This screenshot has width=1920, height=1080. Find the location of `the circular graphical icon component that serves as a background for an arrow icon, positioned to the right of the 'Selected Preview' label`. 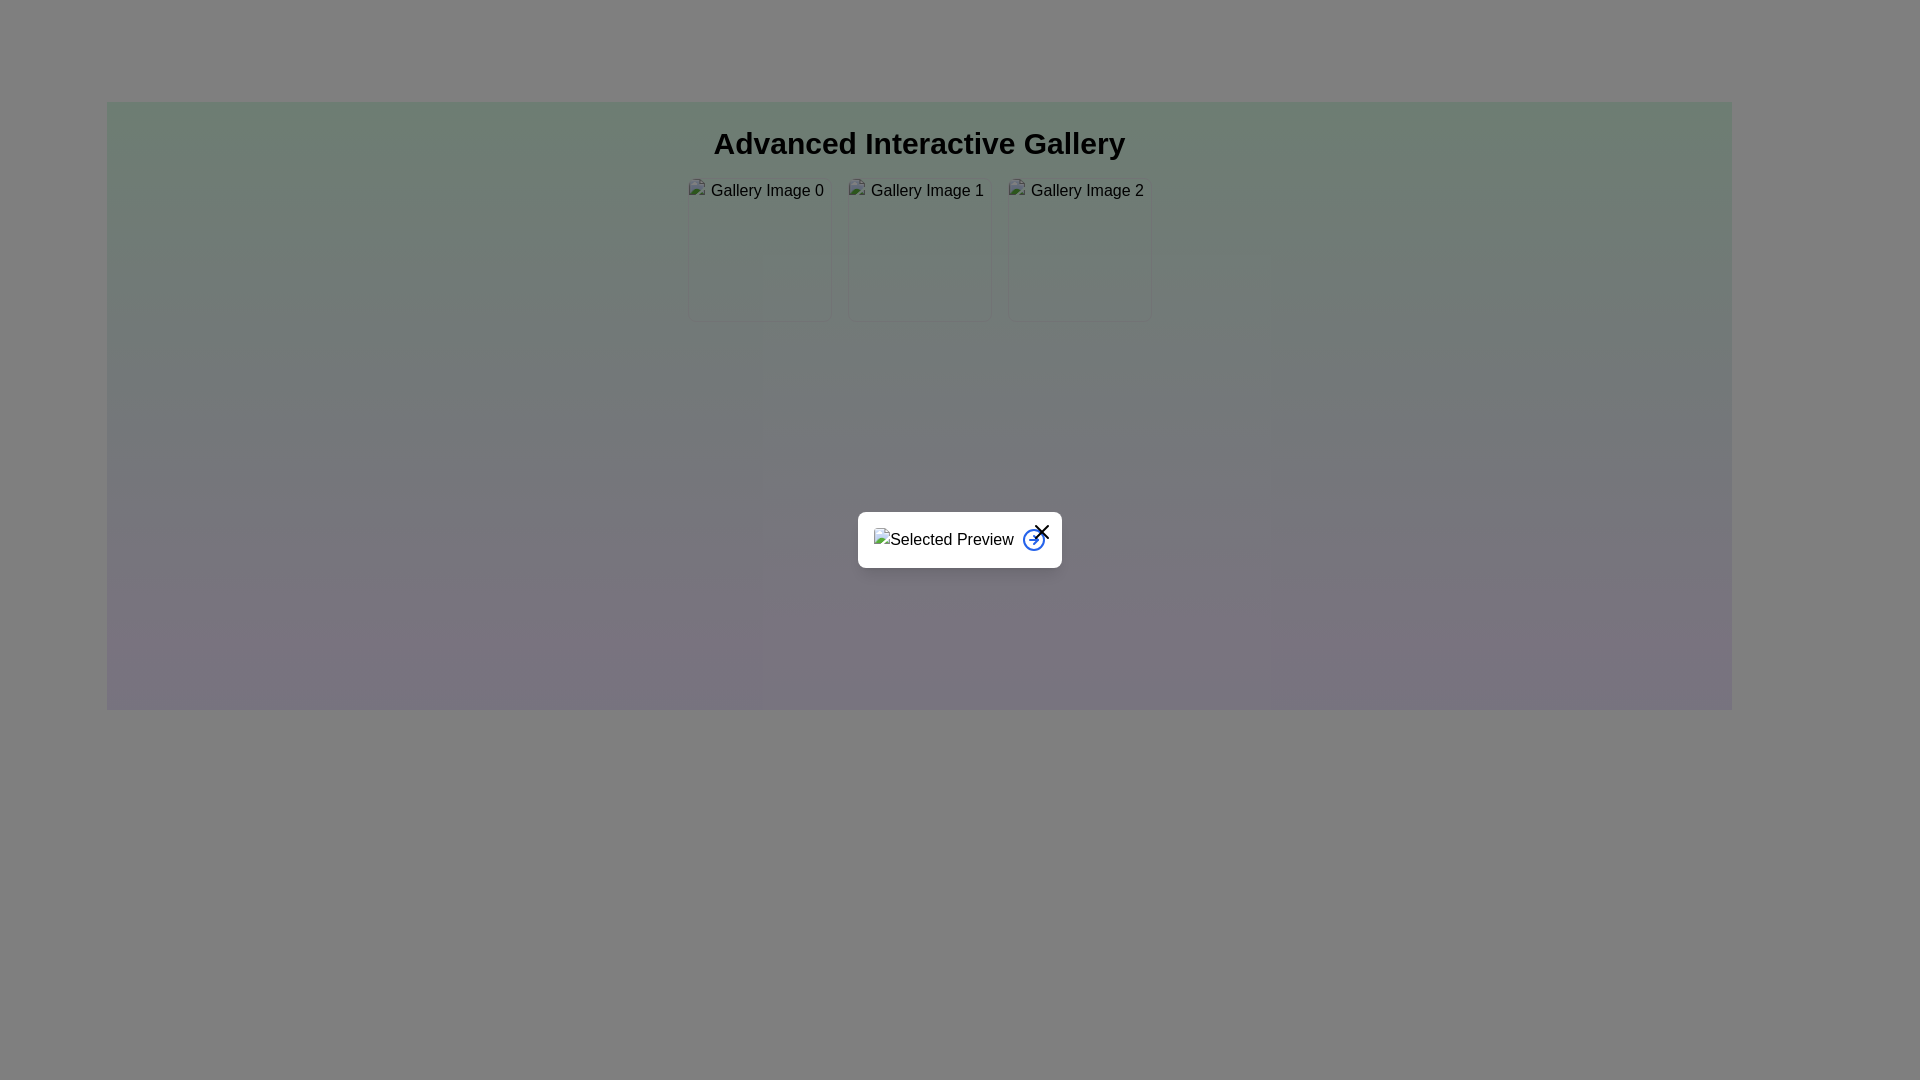

the circular graphical icon component that serves as a background for an arrow icon, positioned to the right of the 'Selected Preview' label is located at coordinates (1033, 540).